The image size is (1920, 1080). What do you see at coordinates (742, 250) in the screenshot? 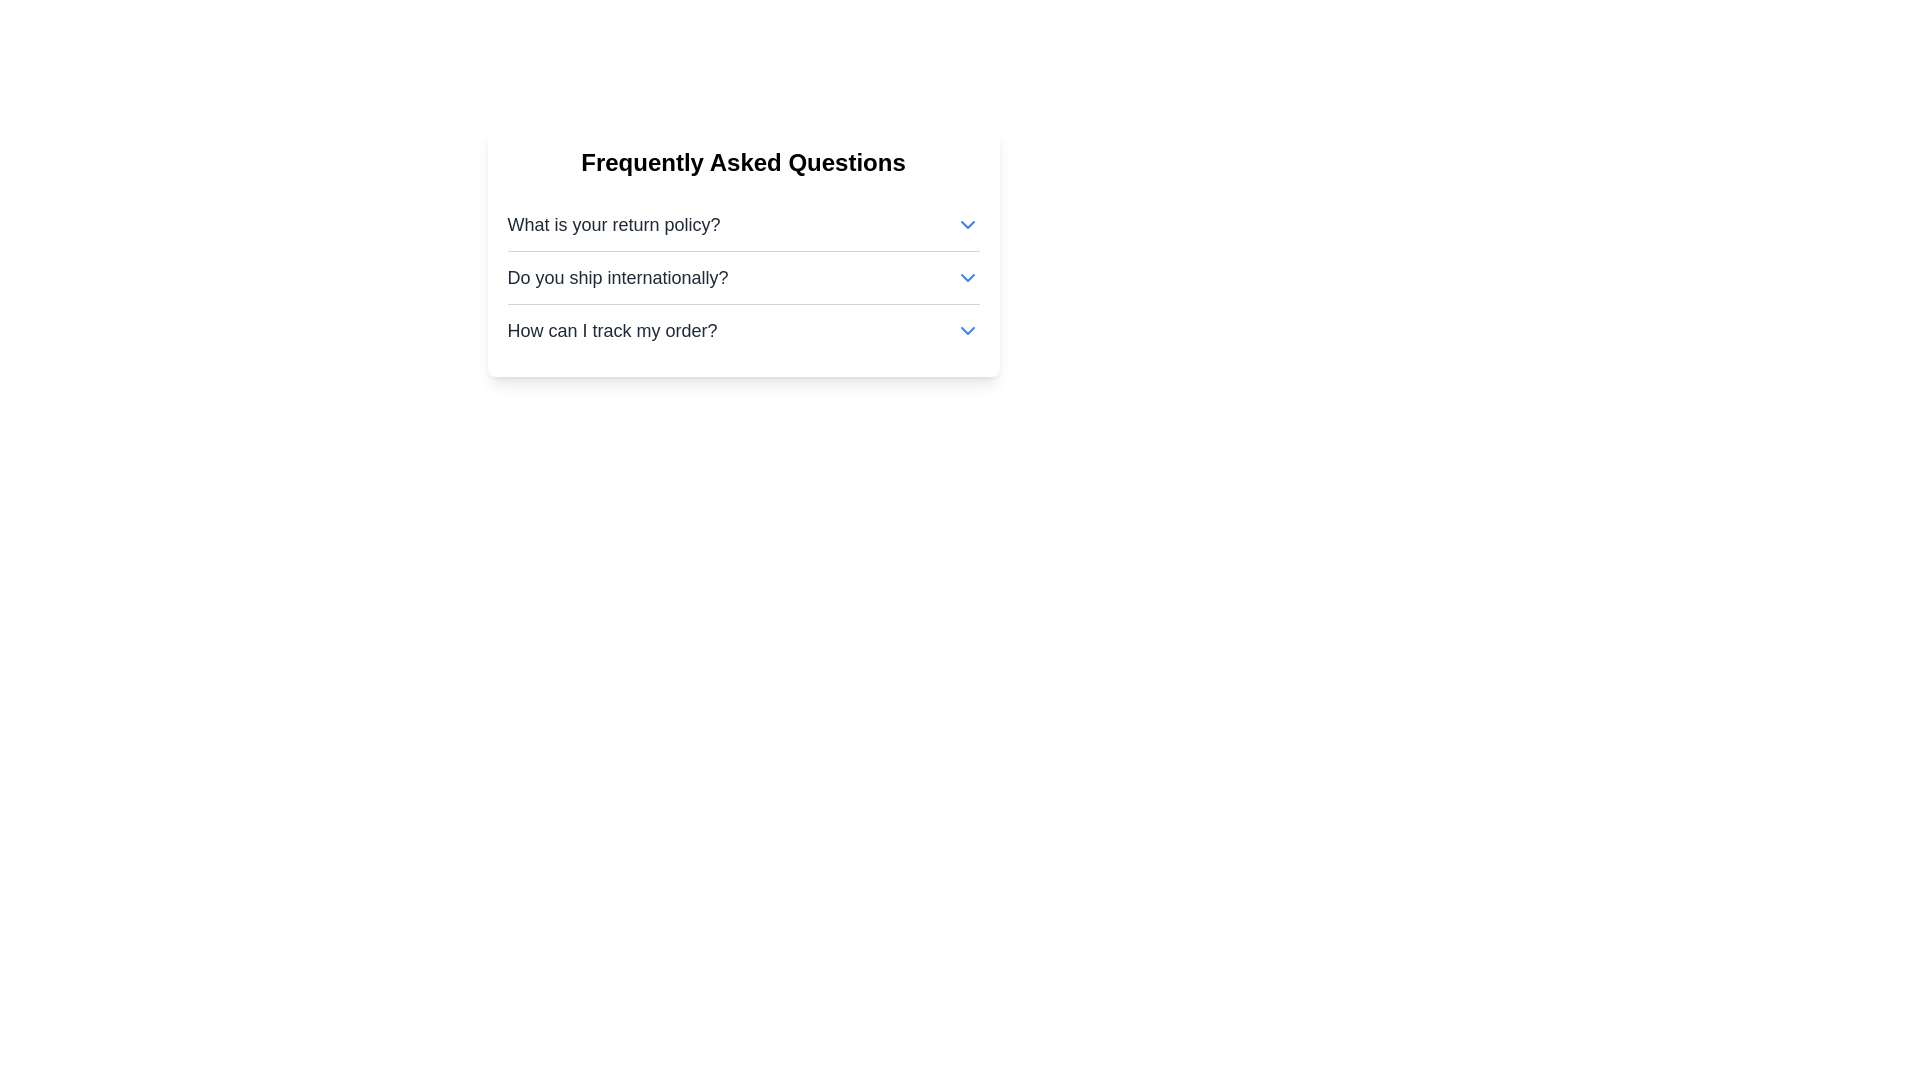
I see `the second item in the FAQ Expandable List Section` at bounding box center [742, 250].